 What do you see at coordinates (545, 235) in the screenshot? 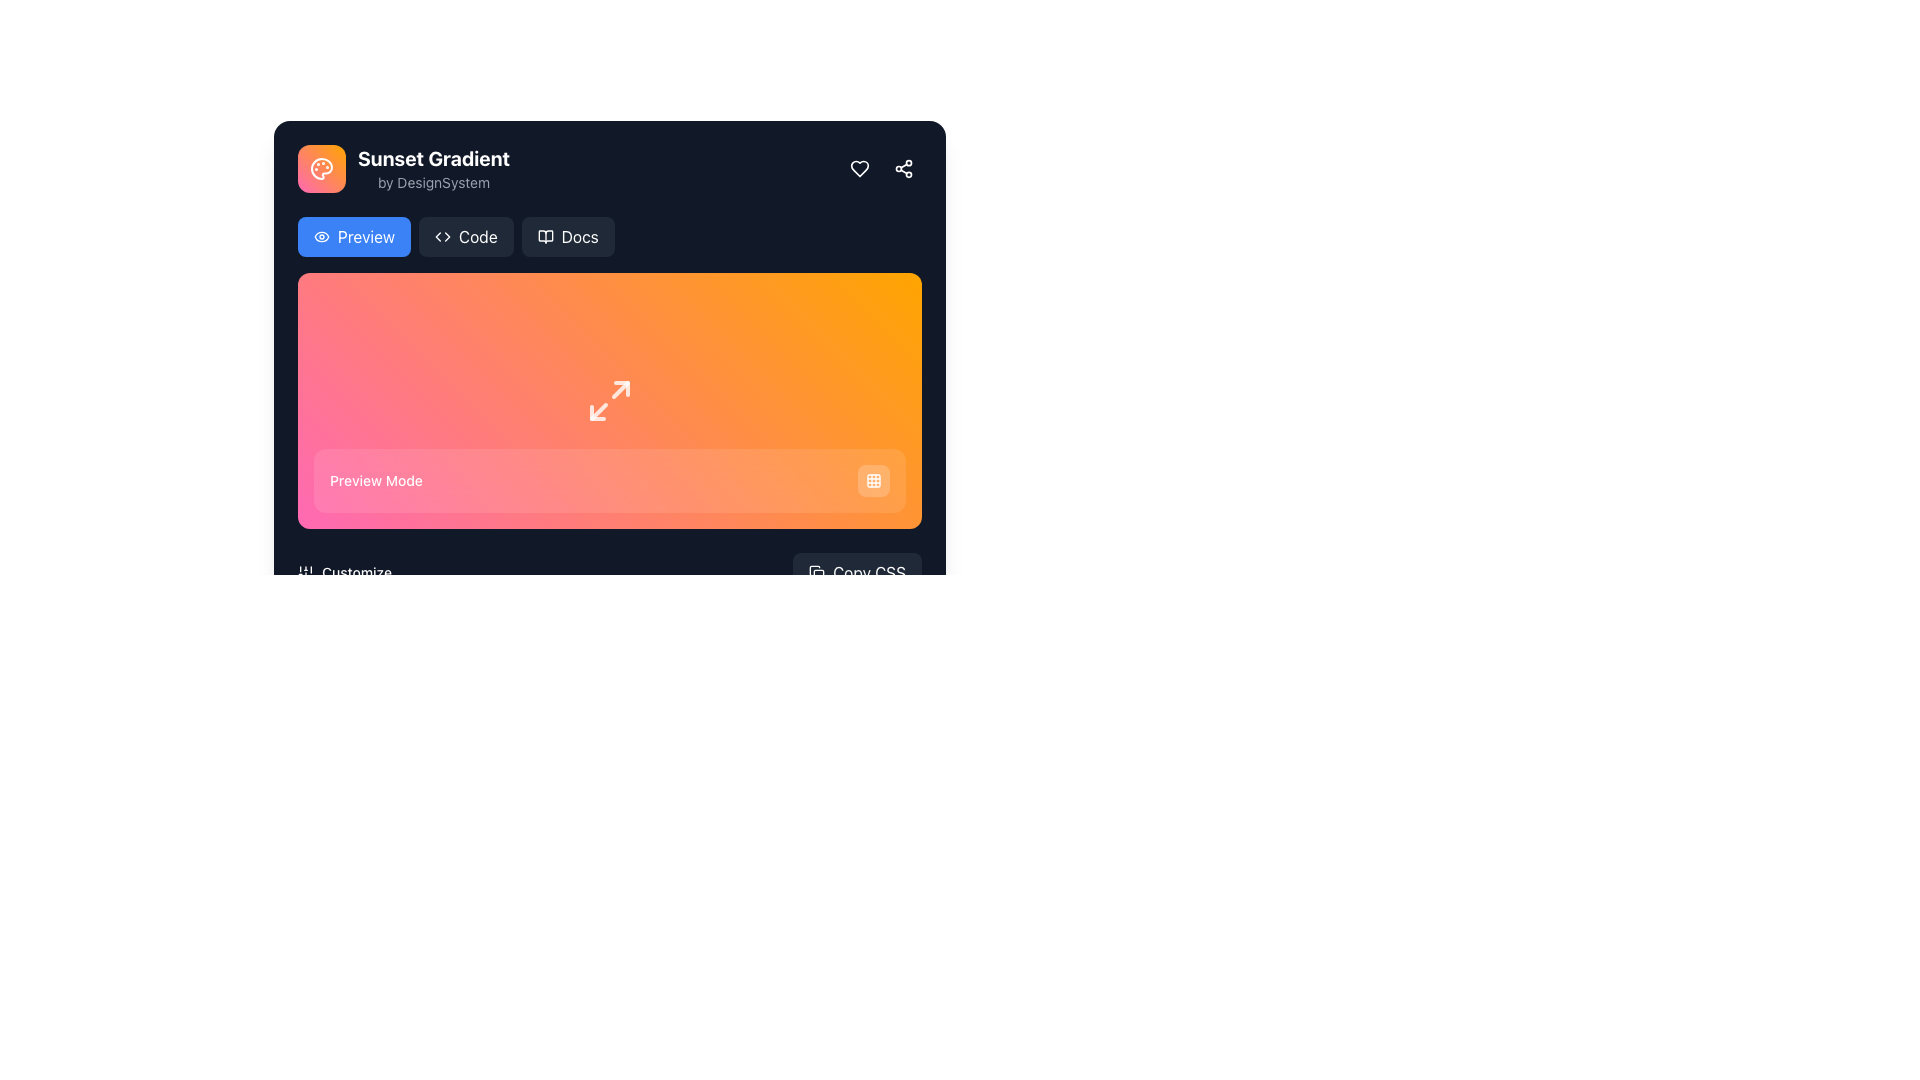
I see `the icon resembling an open book located within the 'Docs' button, which is styled with a gray outline and positioned to the left of the text label 'Docs'` at bounding box center [545, 235].